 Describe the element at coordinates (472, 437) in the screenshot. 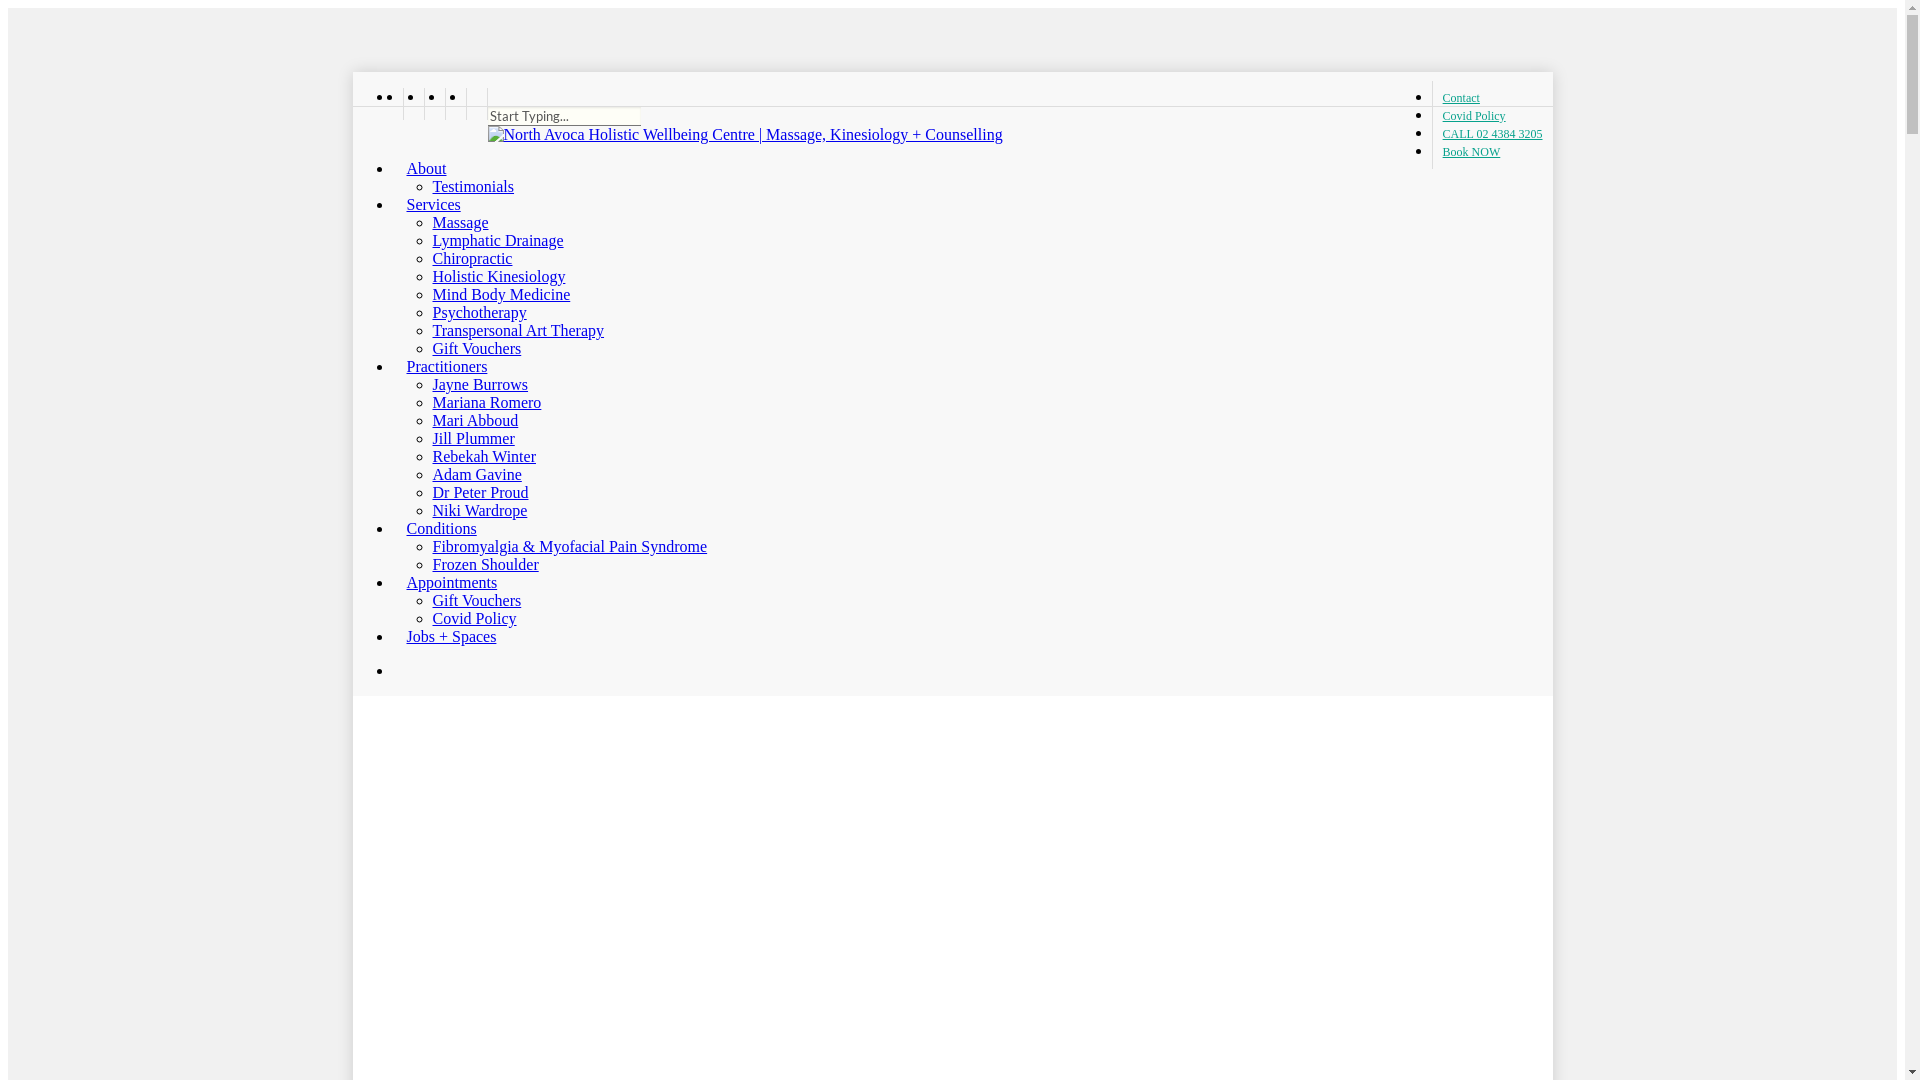

I see `'Jill Plummer'` at that location.